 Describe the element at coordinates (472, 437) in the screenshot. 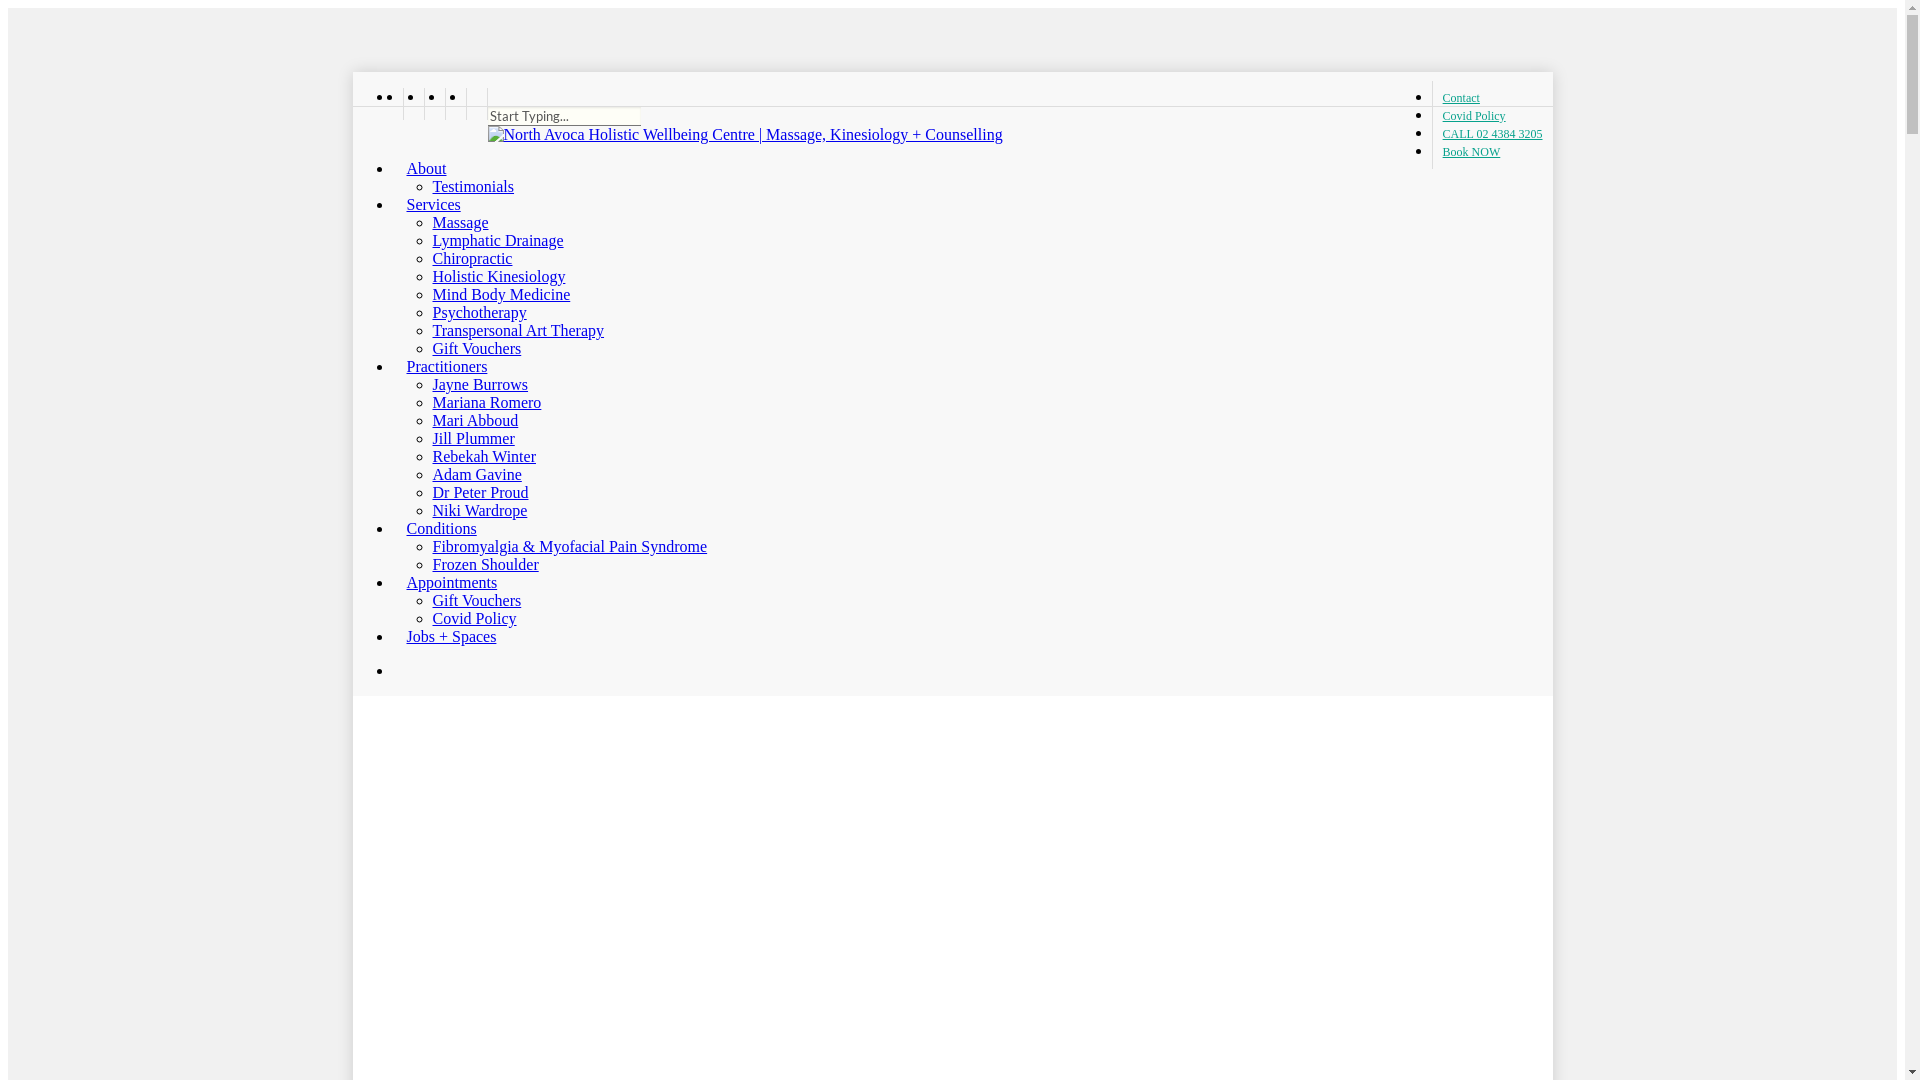

I see `'Jill Plummer'` at that location.